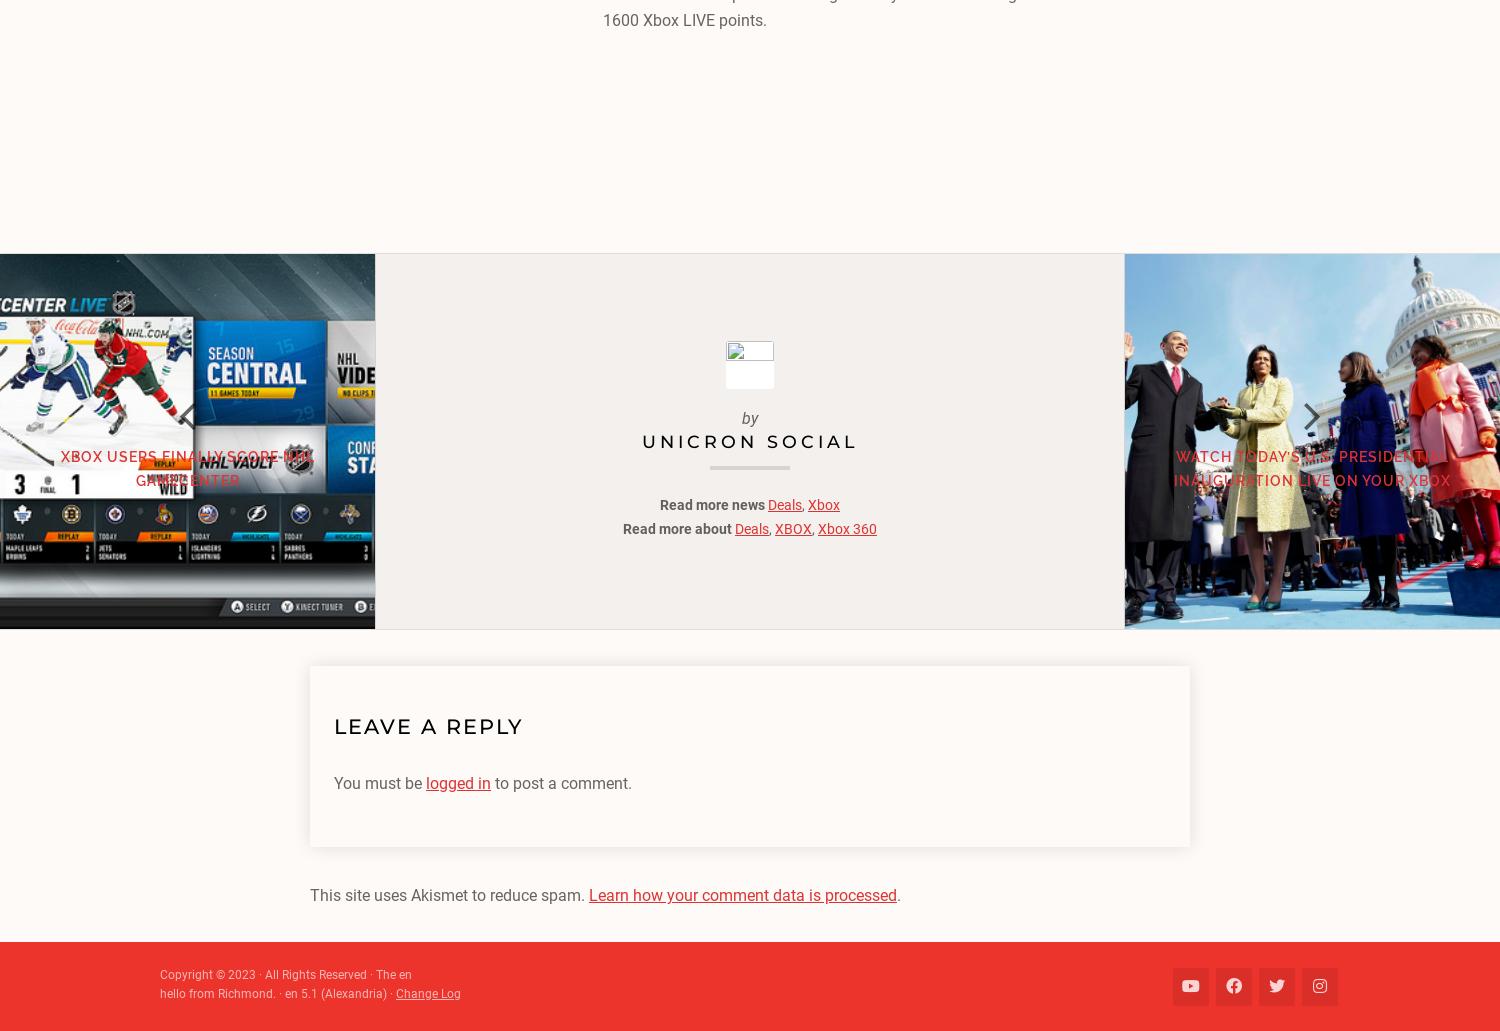 The image size is (1500, 1031). What do you see at coordinates (741, 895) in the screenshot?
I see `'Learn how your comment data is processed'` at bounding box center [741, 895].